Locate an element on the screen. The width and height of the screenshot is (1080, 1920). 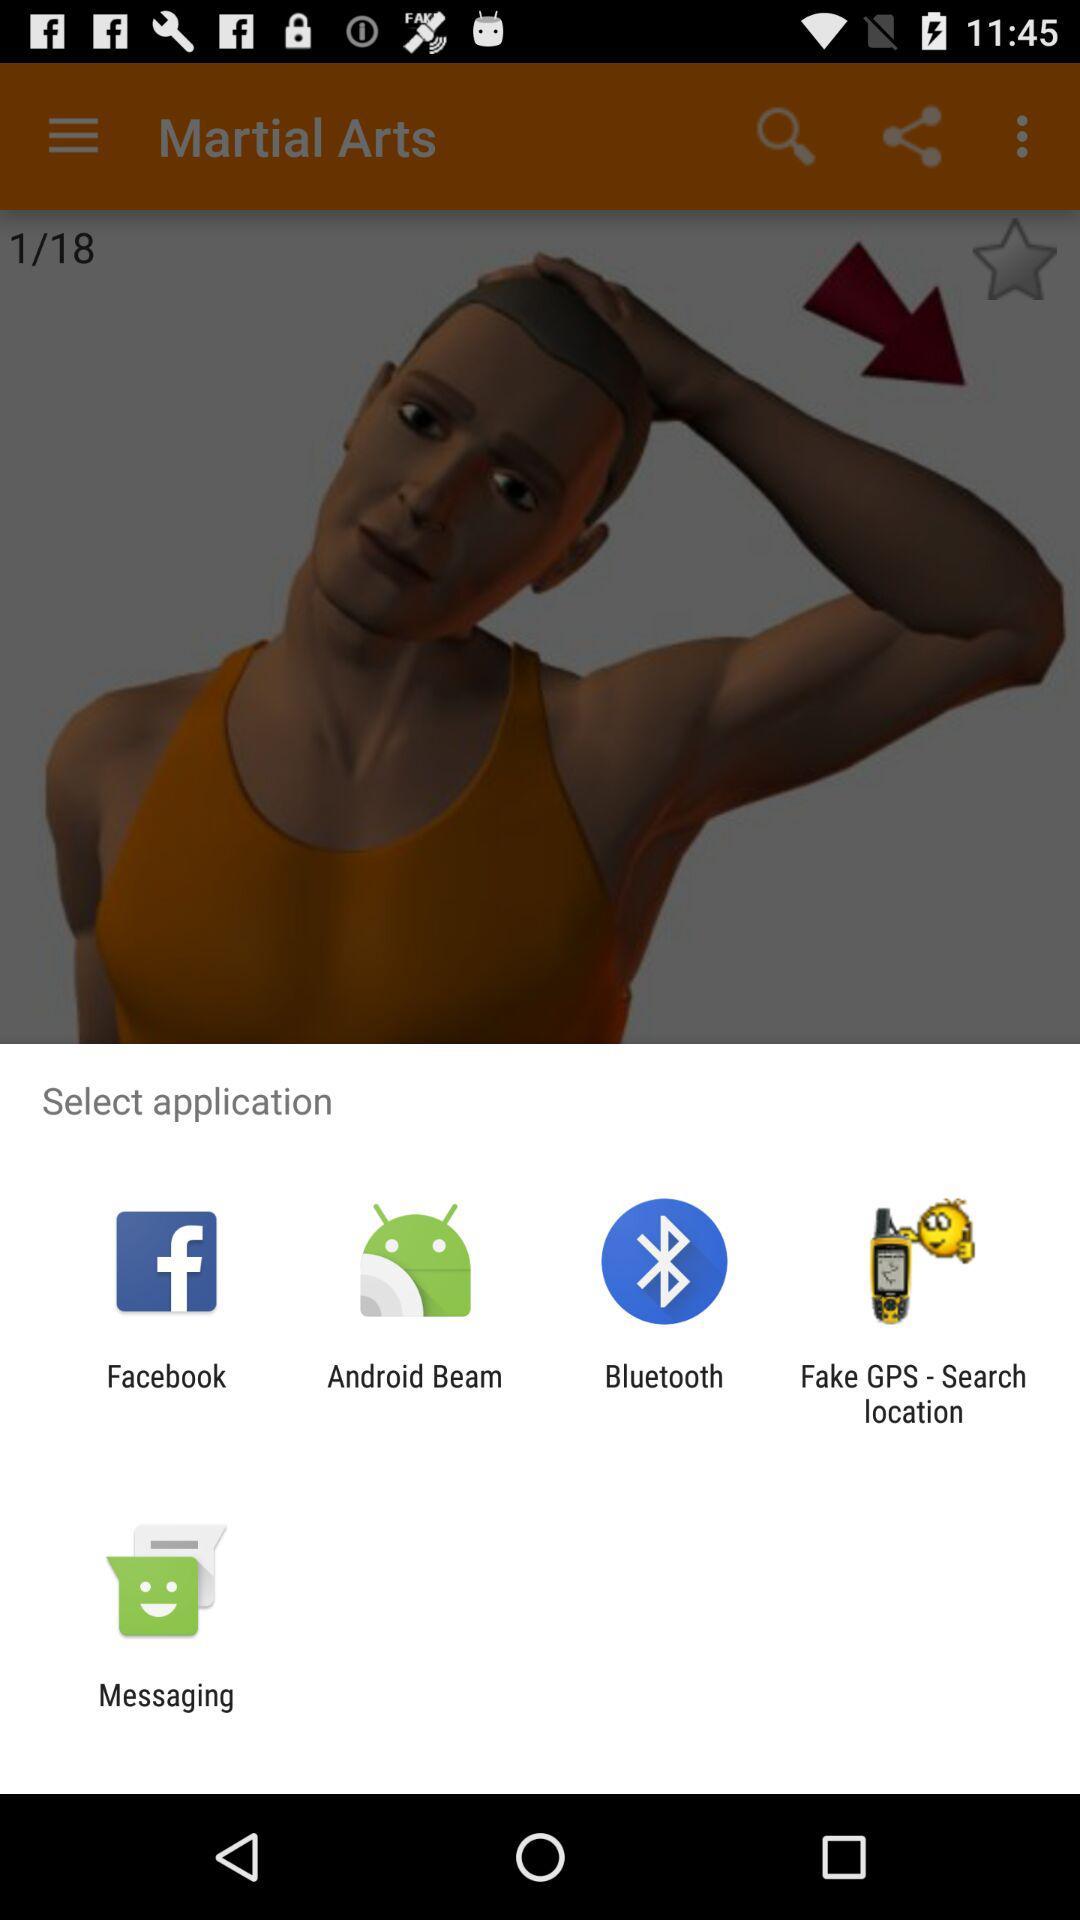
bluetooth app is located at coordinates (664, 1392).